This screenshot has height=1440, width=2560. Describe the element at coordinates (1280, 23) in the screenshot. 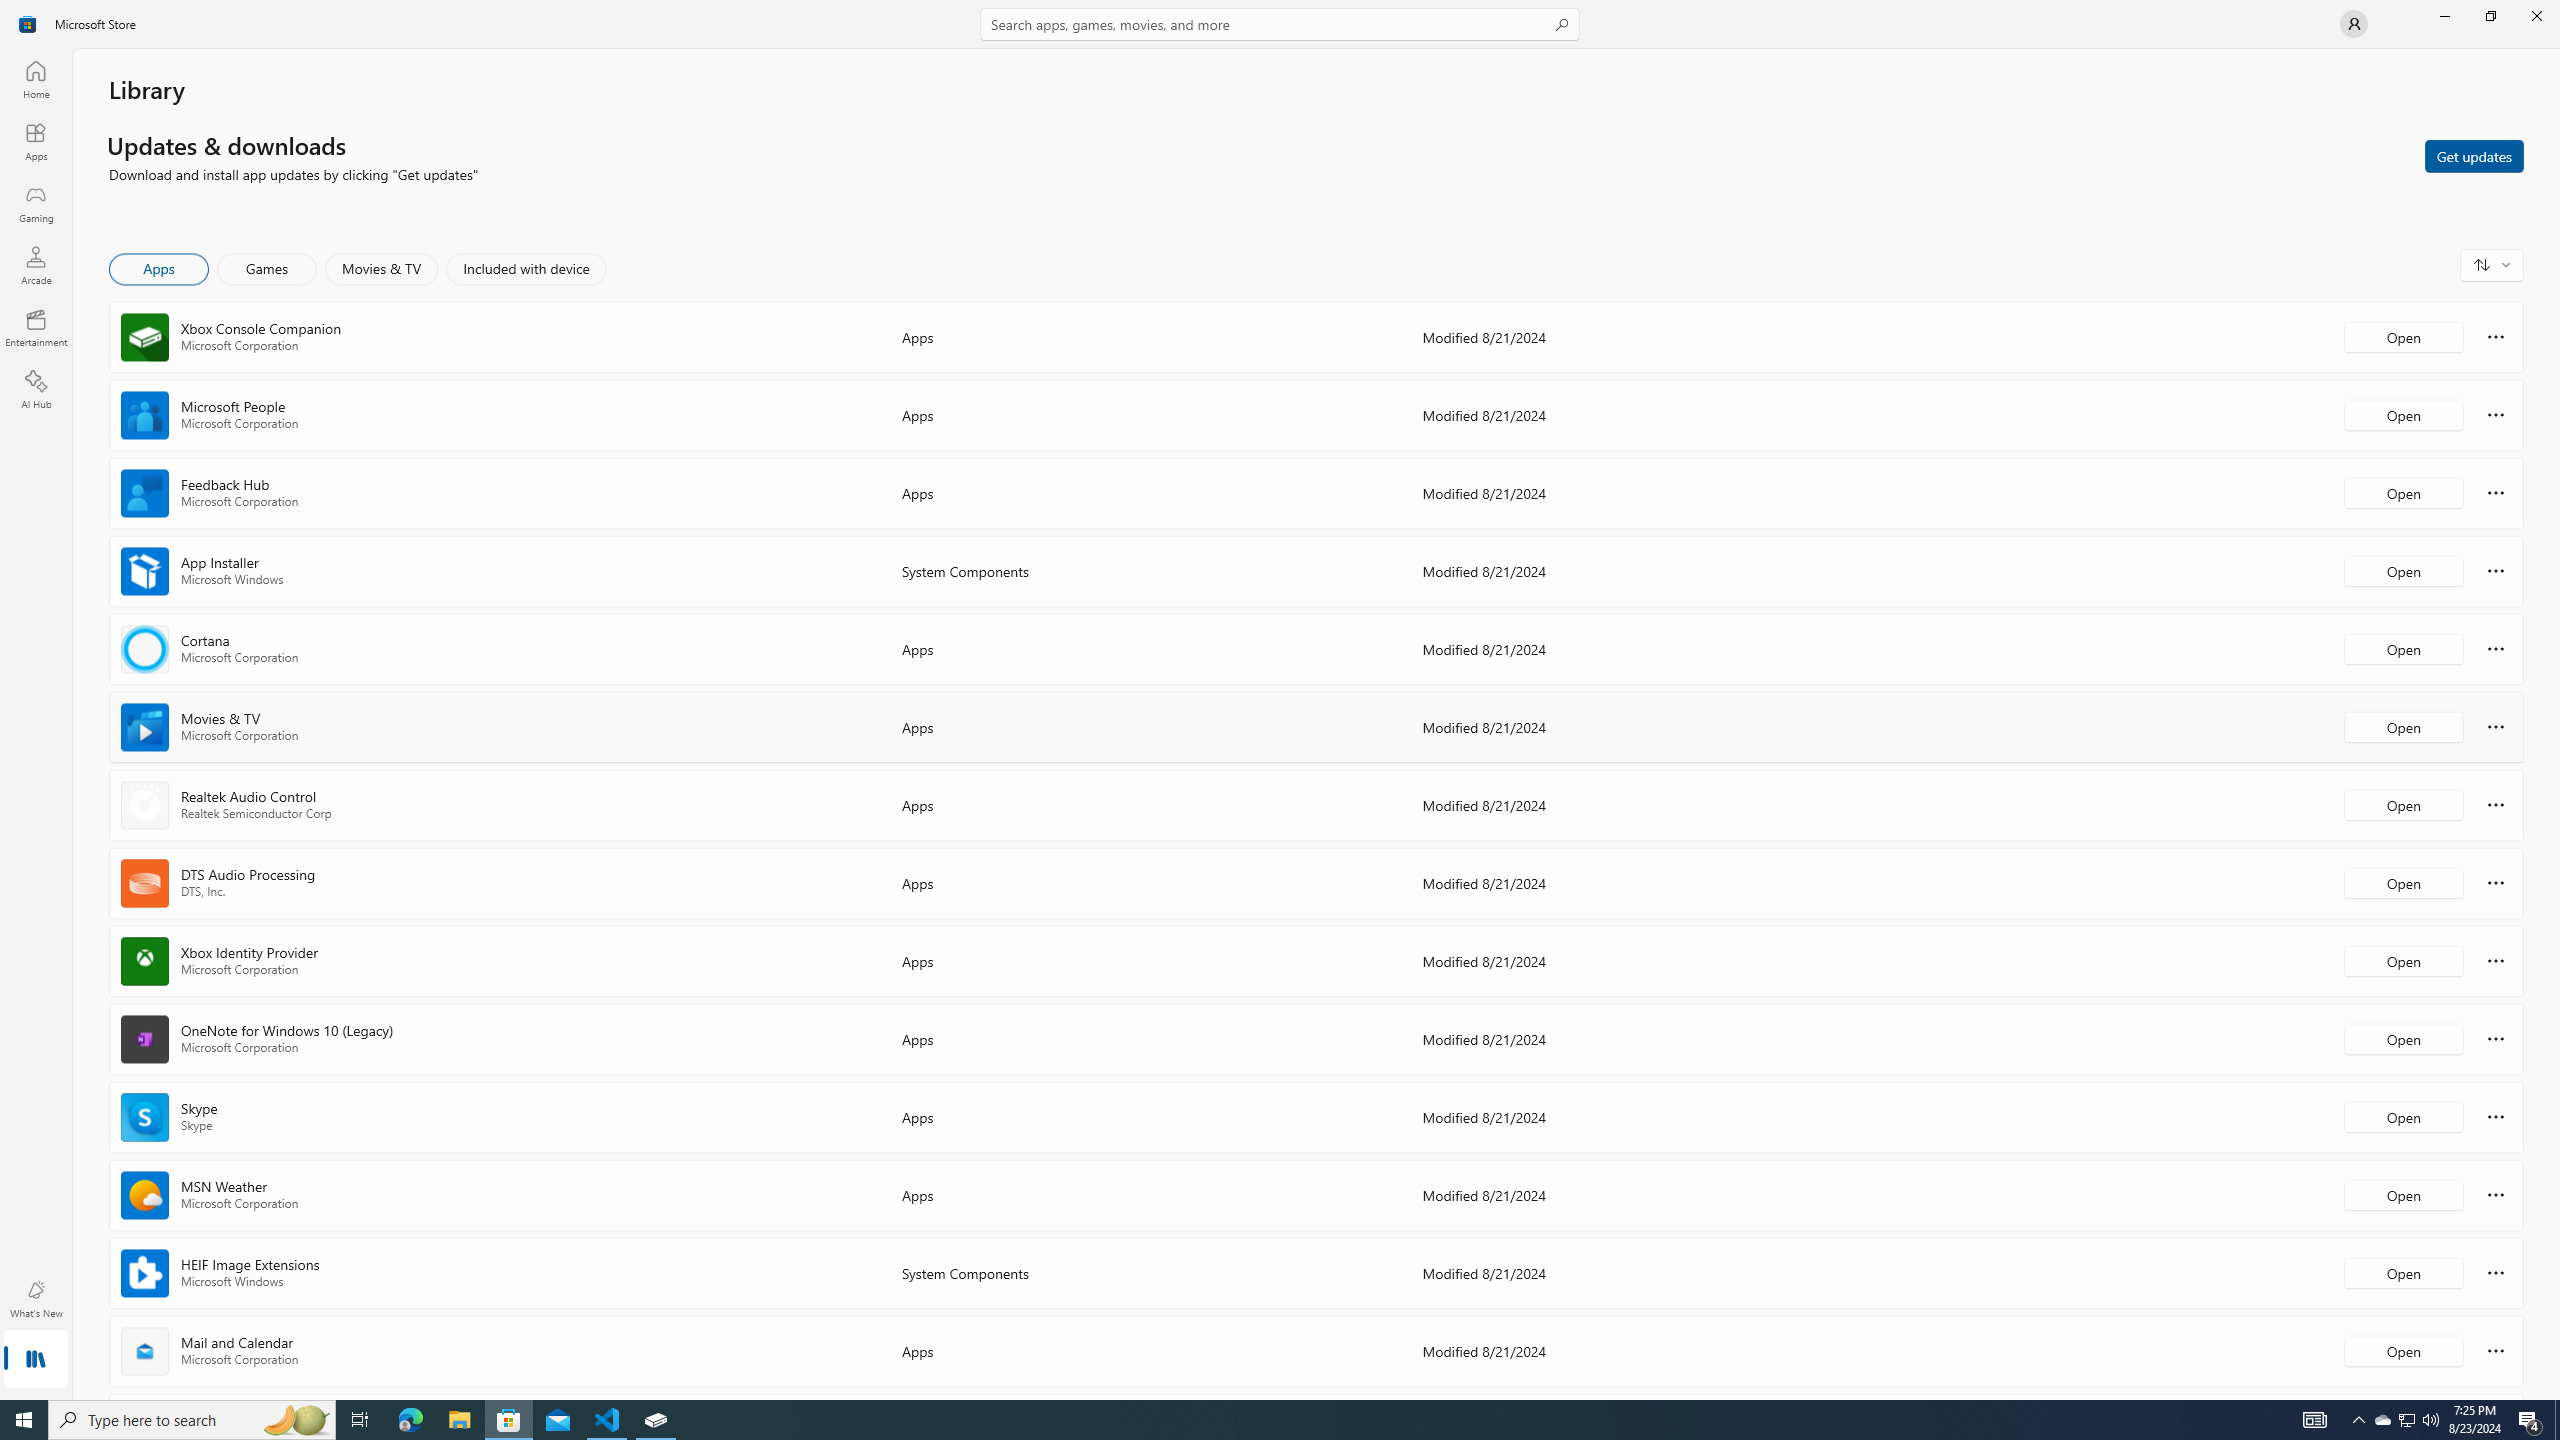

I see `'Search'` at that location.